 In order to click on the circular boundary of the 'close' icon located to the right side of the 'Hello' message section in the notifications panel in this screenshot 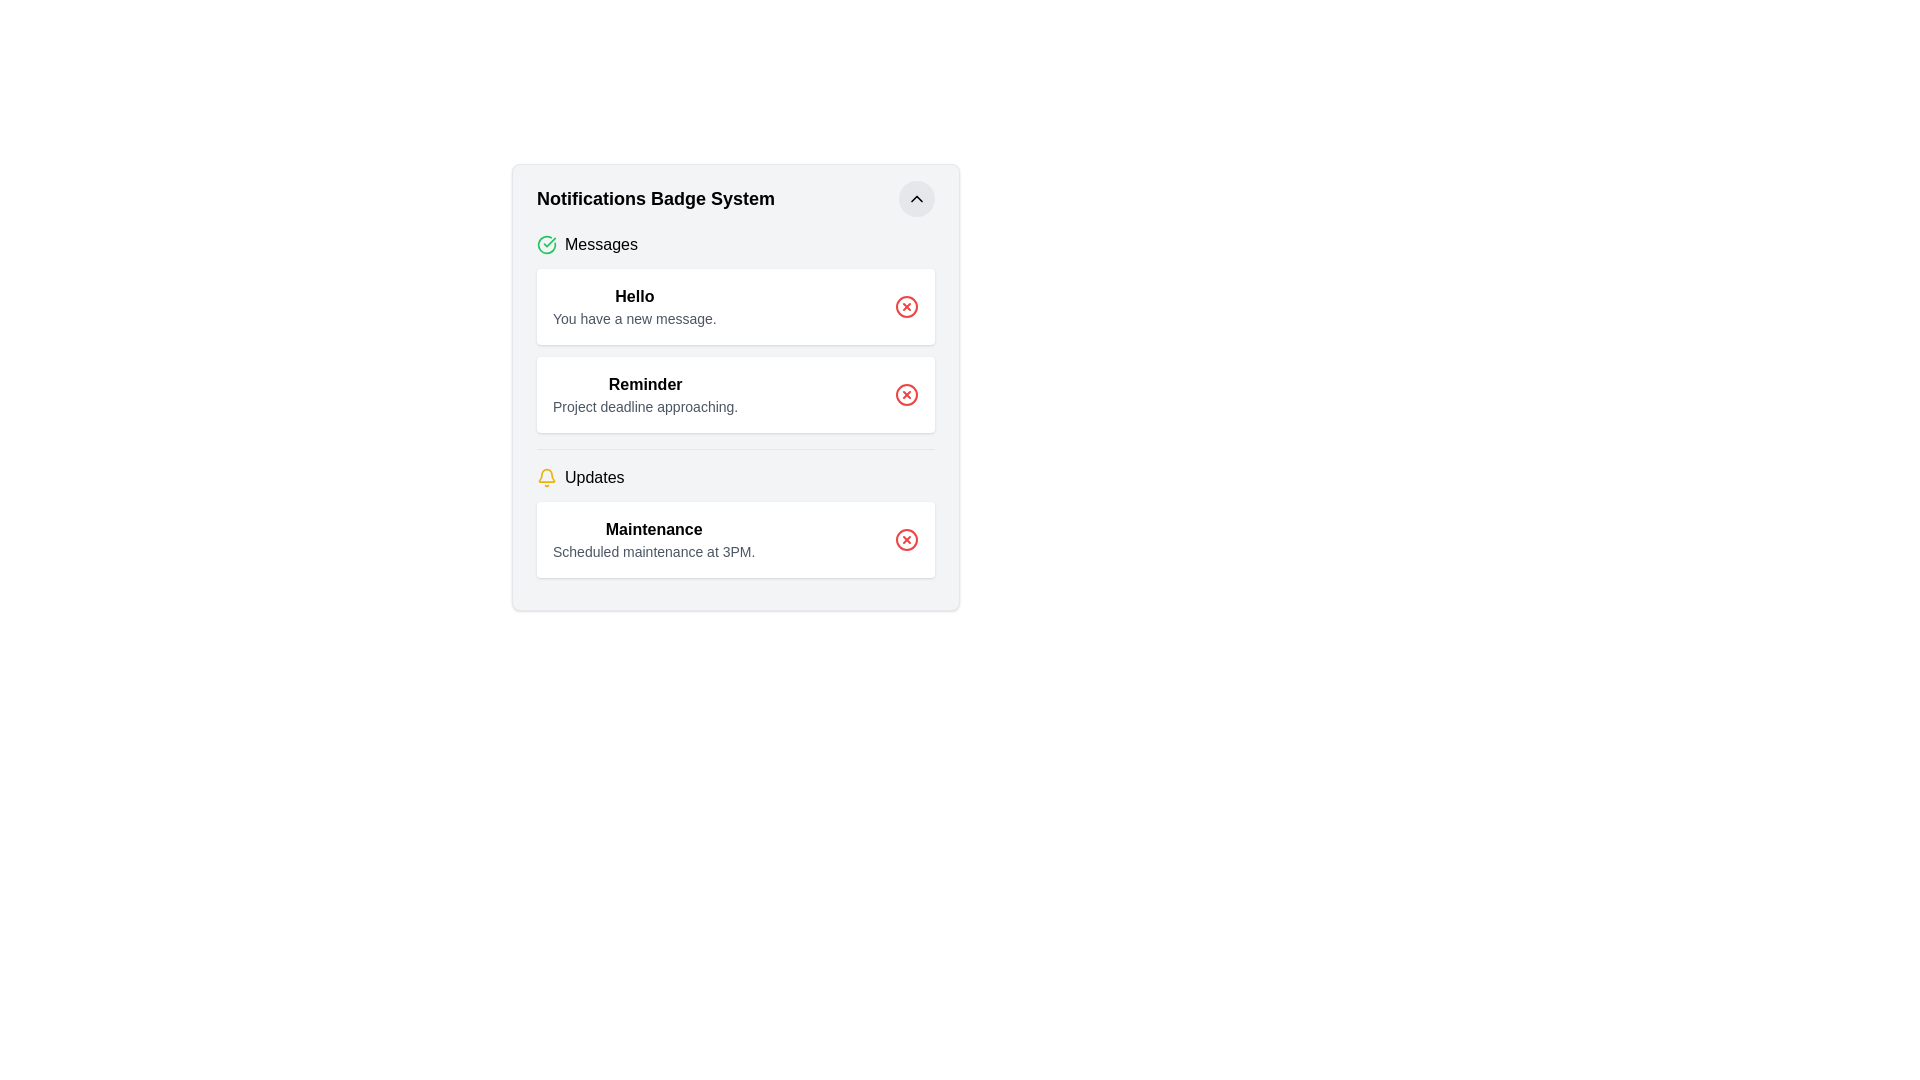, I will do `click(906, 307)`.